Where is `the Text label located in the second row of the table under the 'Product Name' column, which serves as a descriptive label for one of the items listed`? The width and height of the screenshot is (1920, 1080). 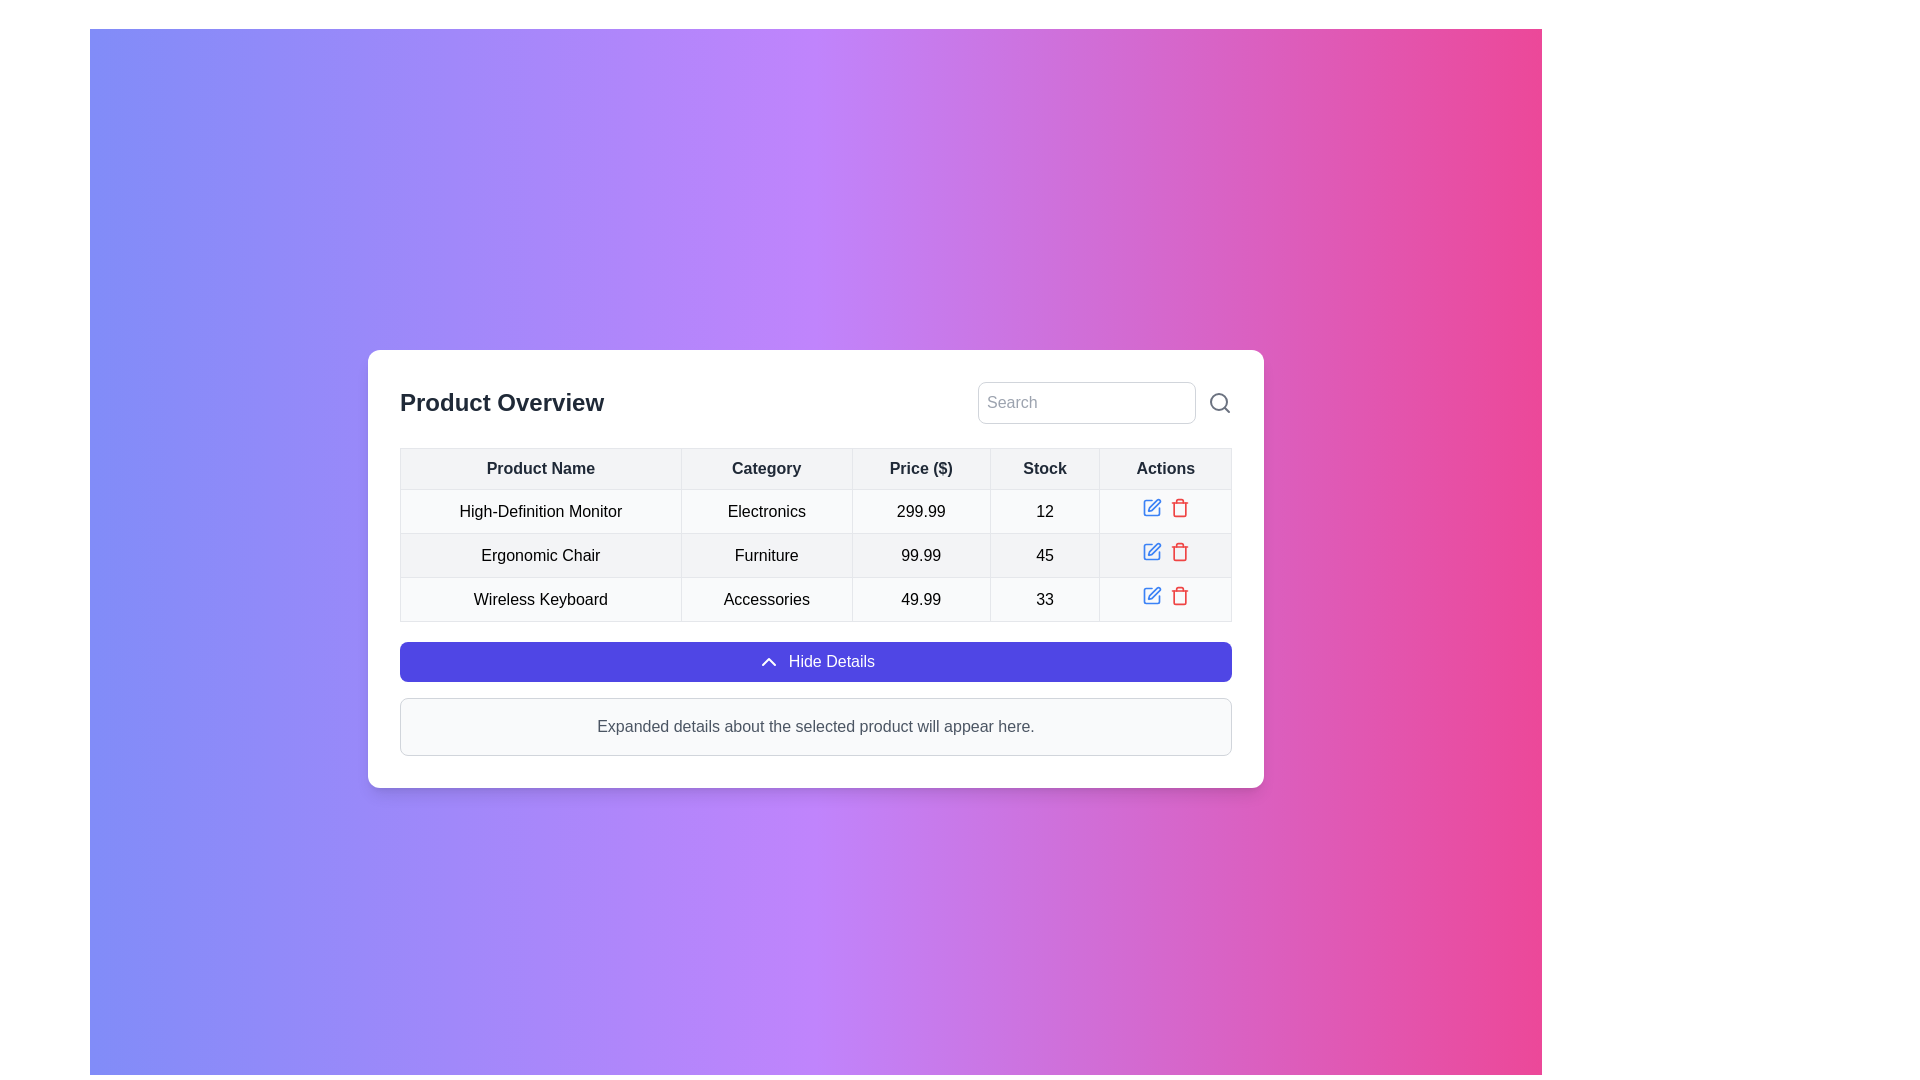 the Text label located in the second row of the table under the 'Product Name' column, which serves as a descriptive label for one of the items listed is located at coordinates (540, 555).